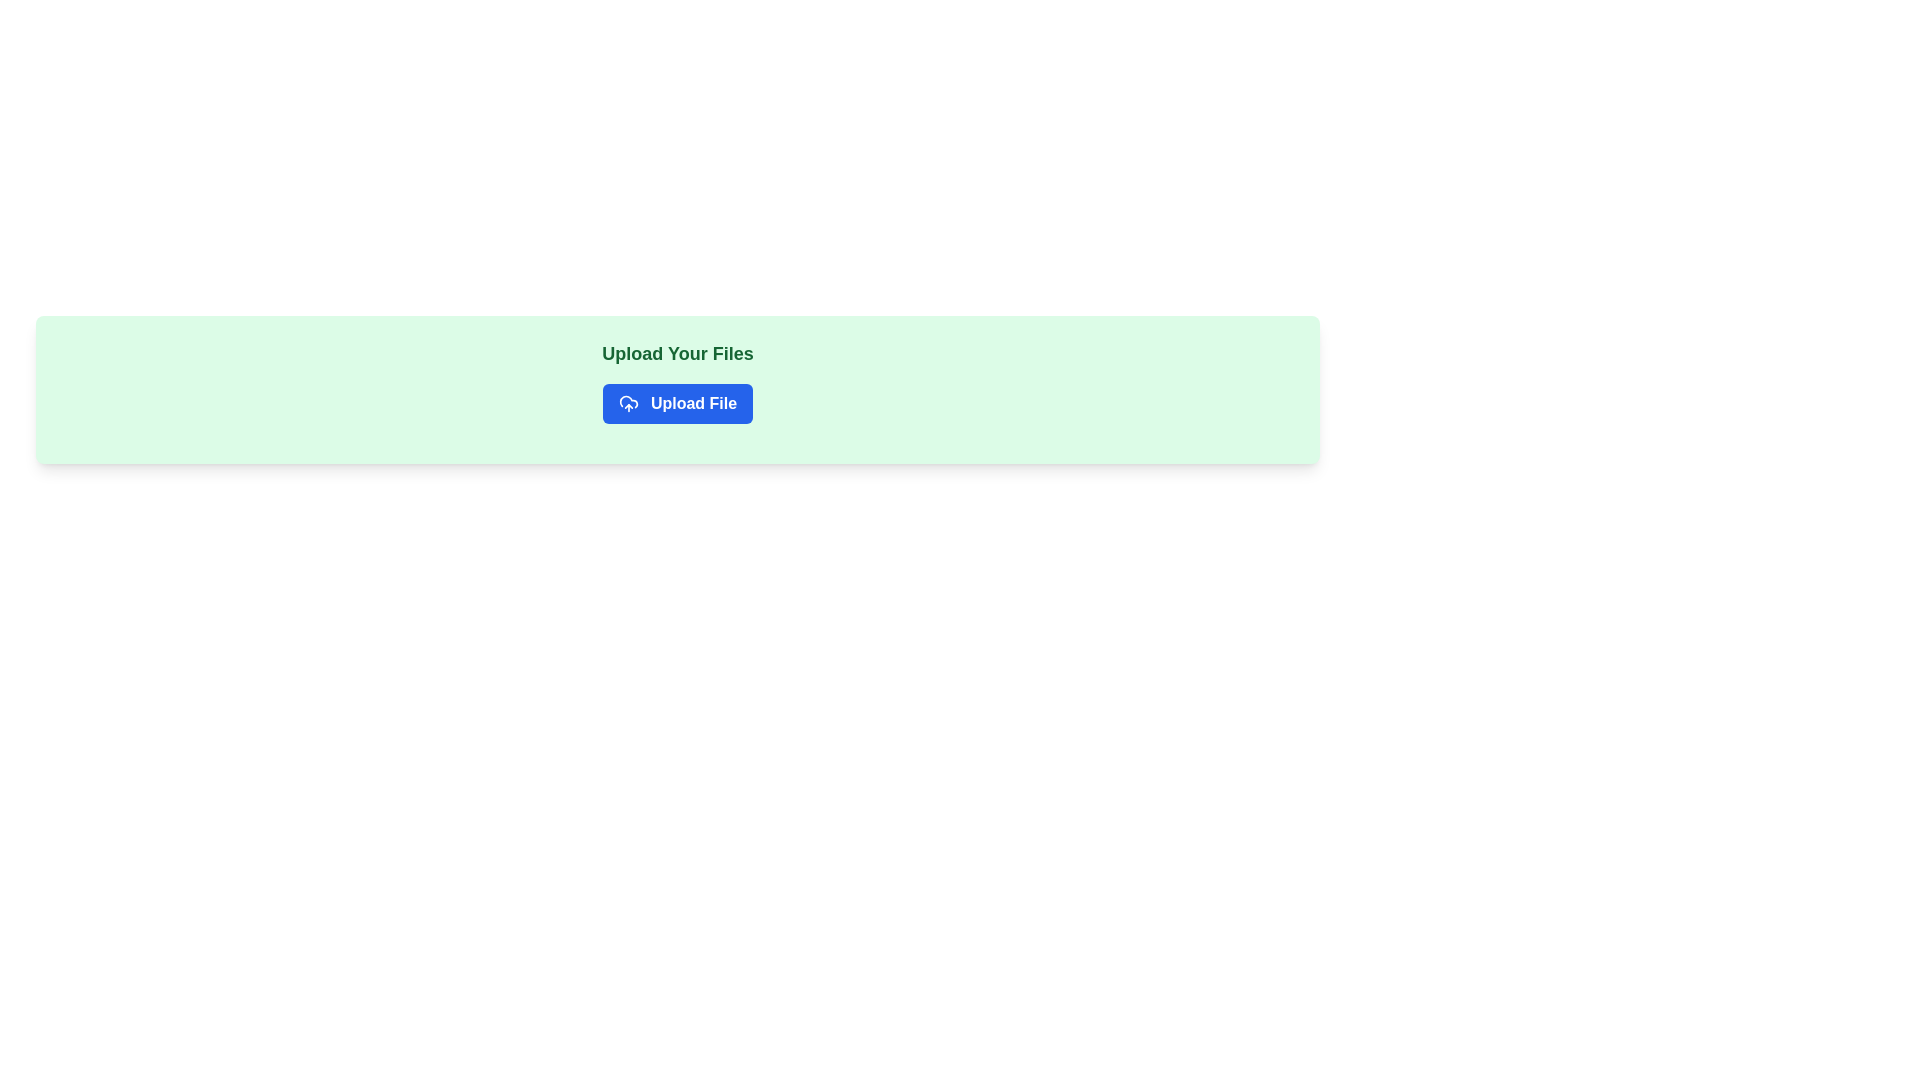 Image resolution: width=1920 pixels, height=1080 pixels. What do you see at coordinates (677, 404) in the screenshot?
I see `the rectangular button with a blue background and white text that reads 'Upload File'` at bounding box center [677, 404].